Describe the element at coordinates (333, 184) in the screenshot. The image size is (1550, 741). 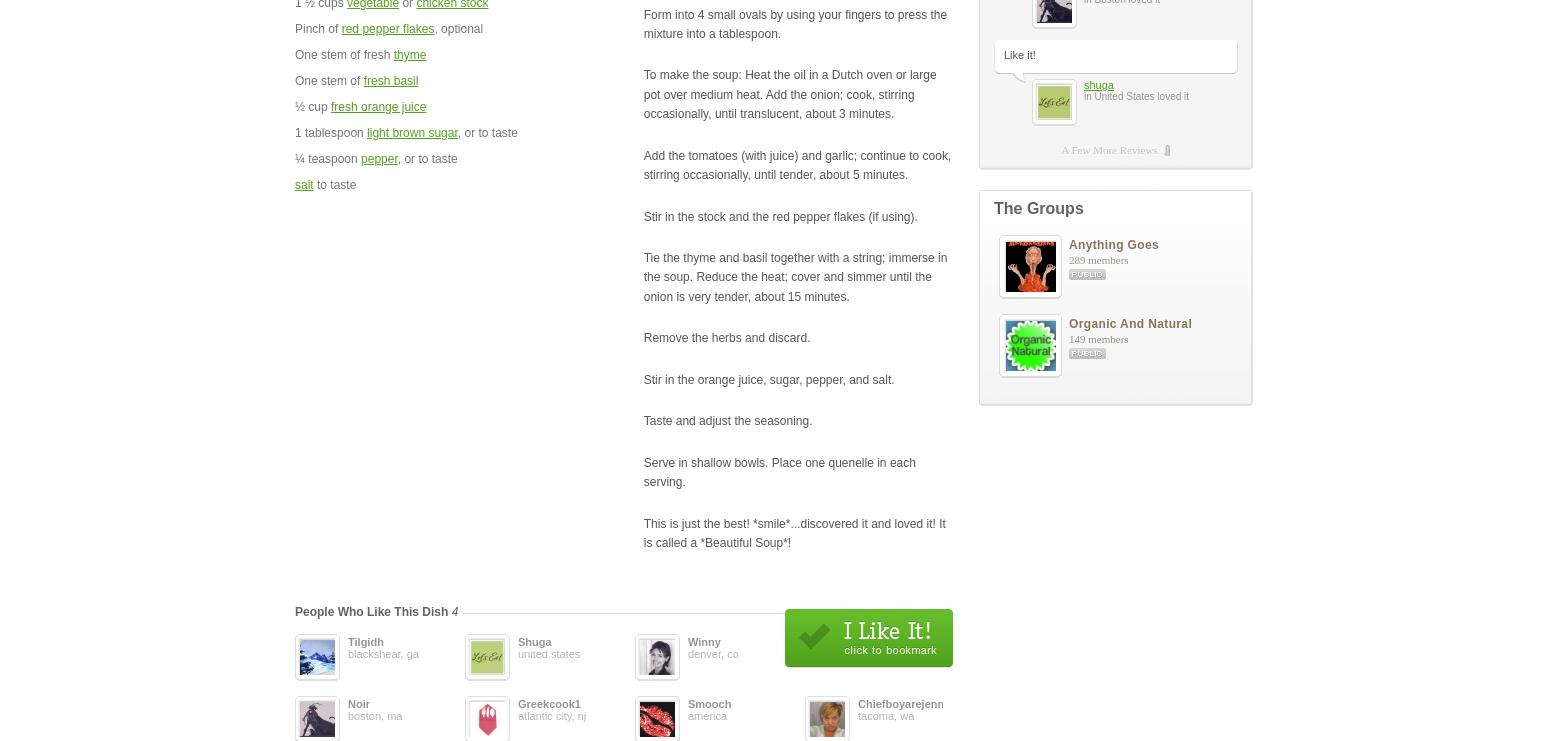
I see `'to taste'` at that location.